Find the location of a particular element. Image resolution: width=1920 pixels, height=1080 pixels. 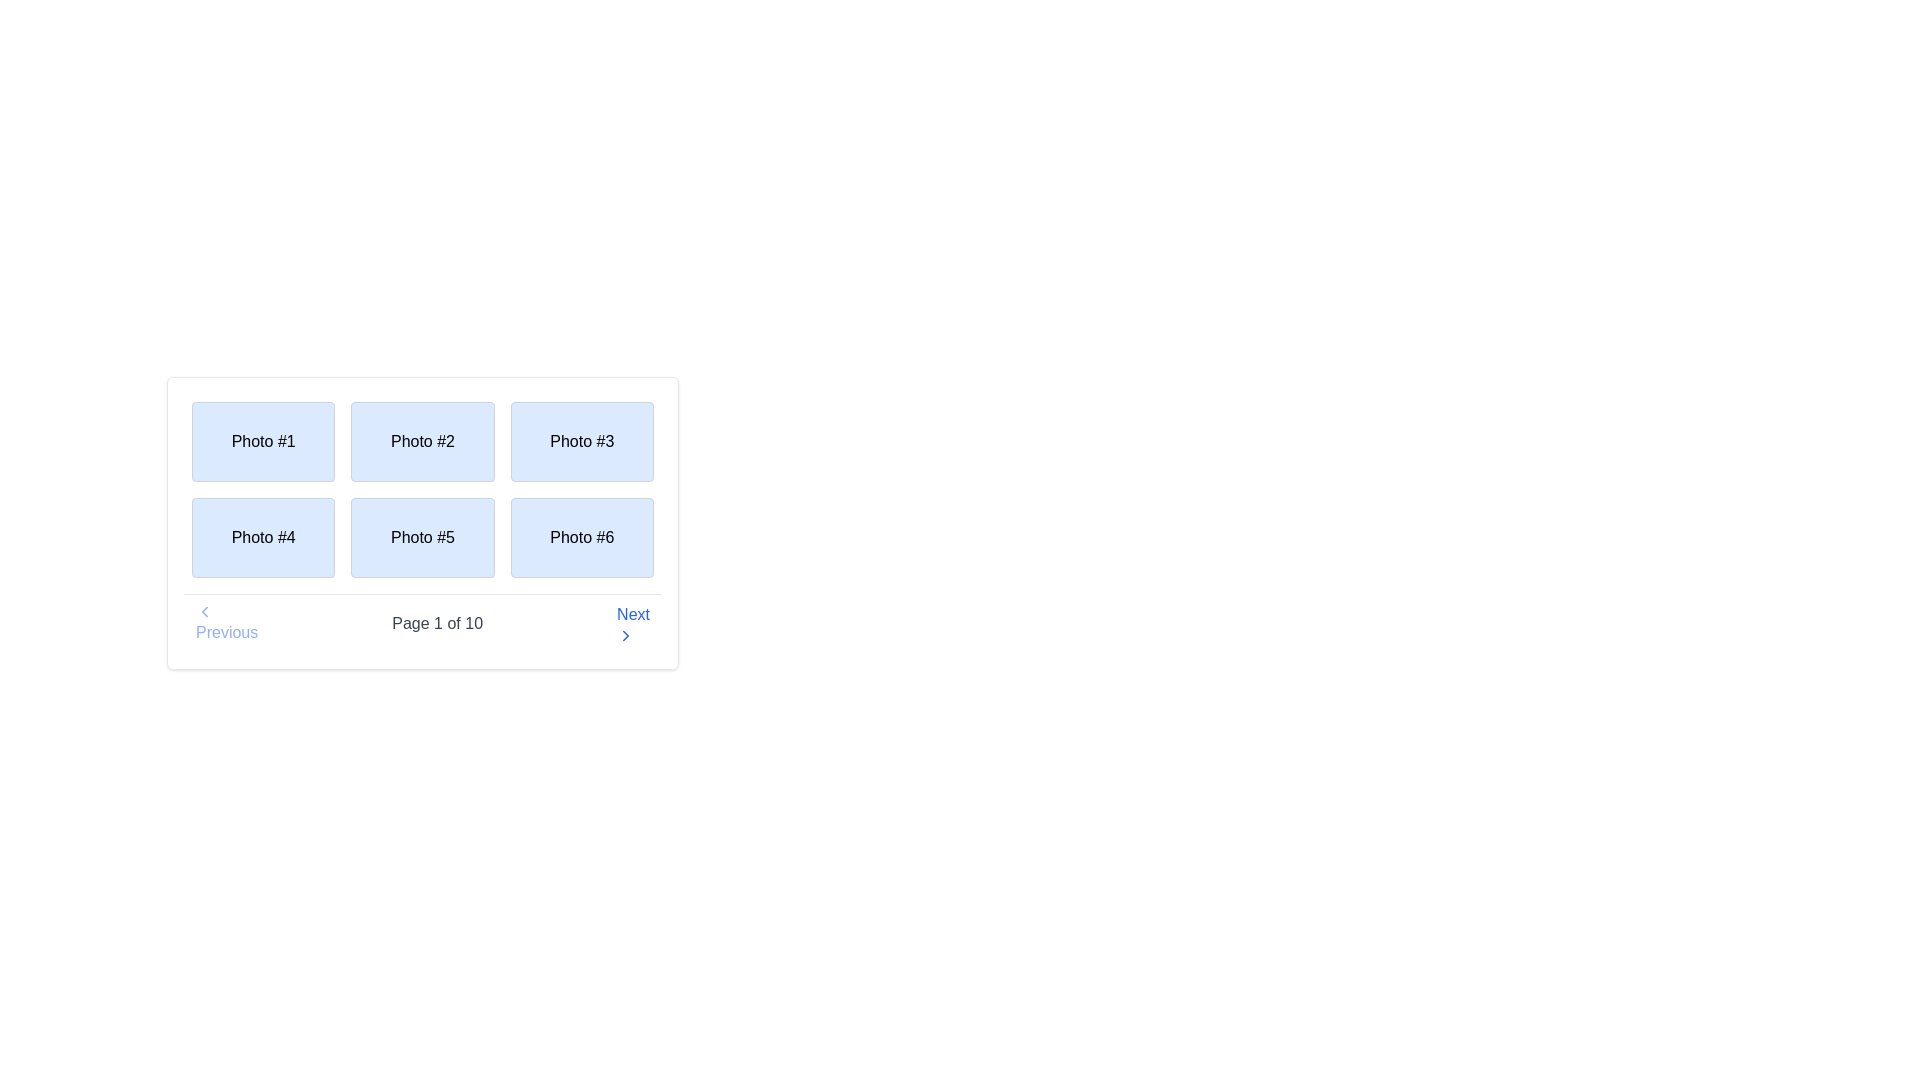

the 'Photo #2' button, which is the second button in the first row of a grid layout is located at coordinates (421, 441).